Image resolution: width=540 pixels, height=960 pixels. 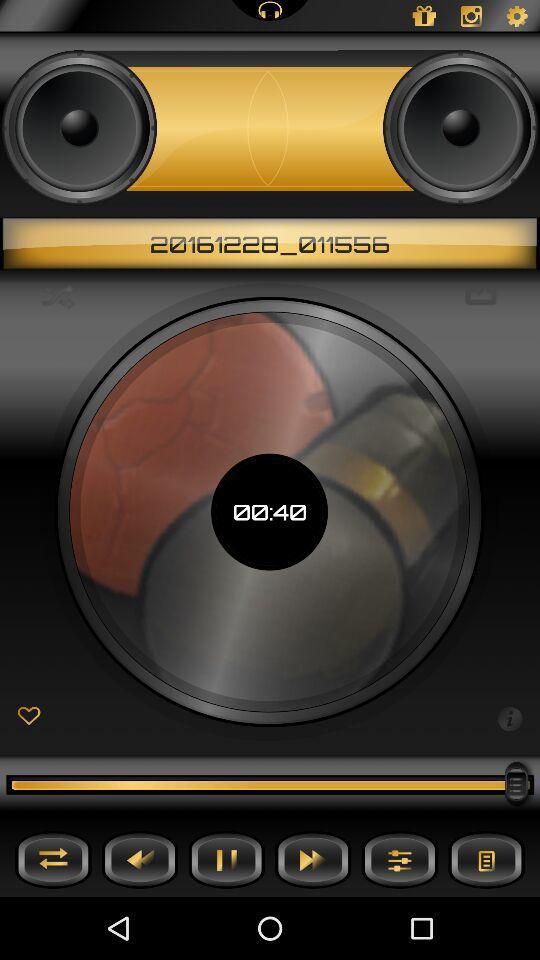 I want to click on more information, so click(x=509, y=717).